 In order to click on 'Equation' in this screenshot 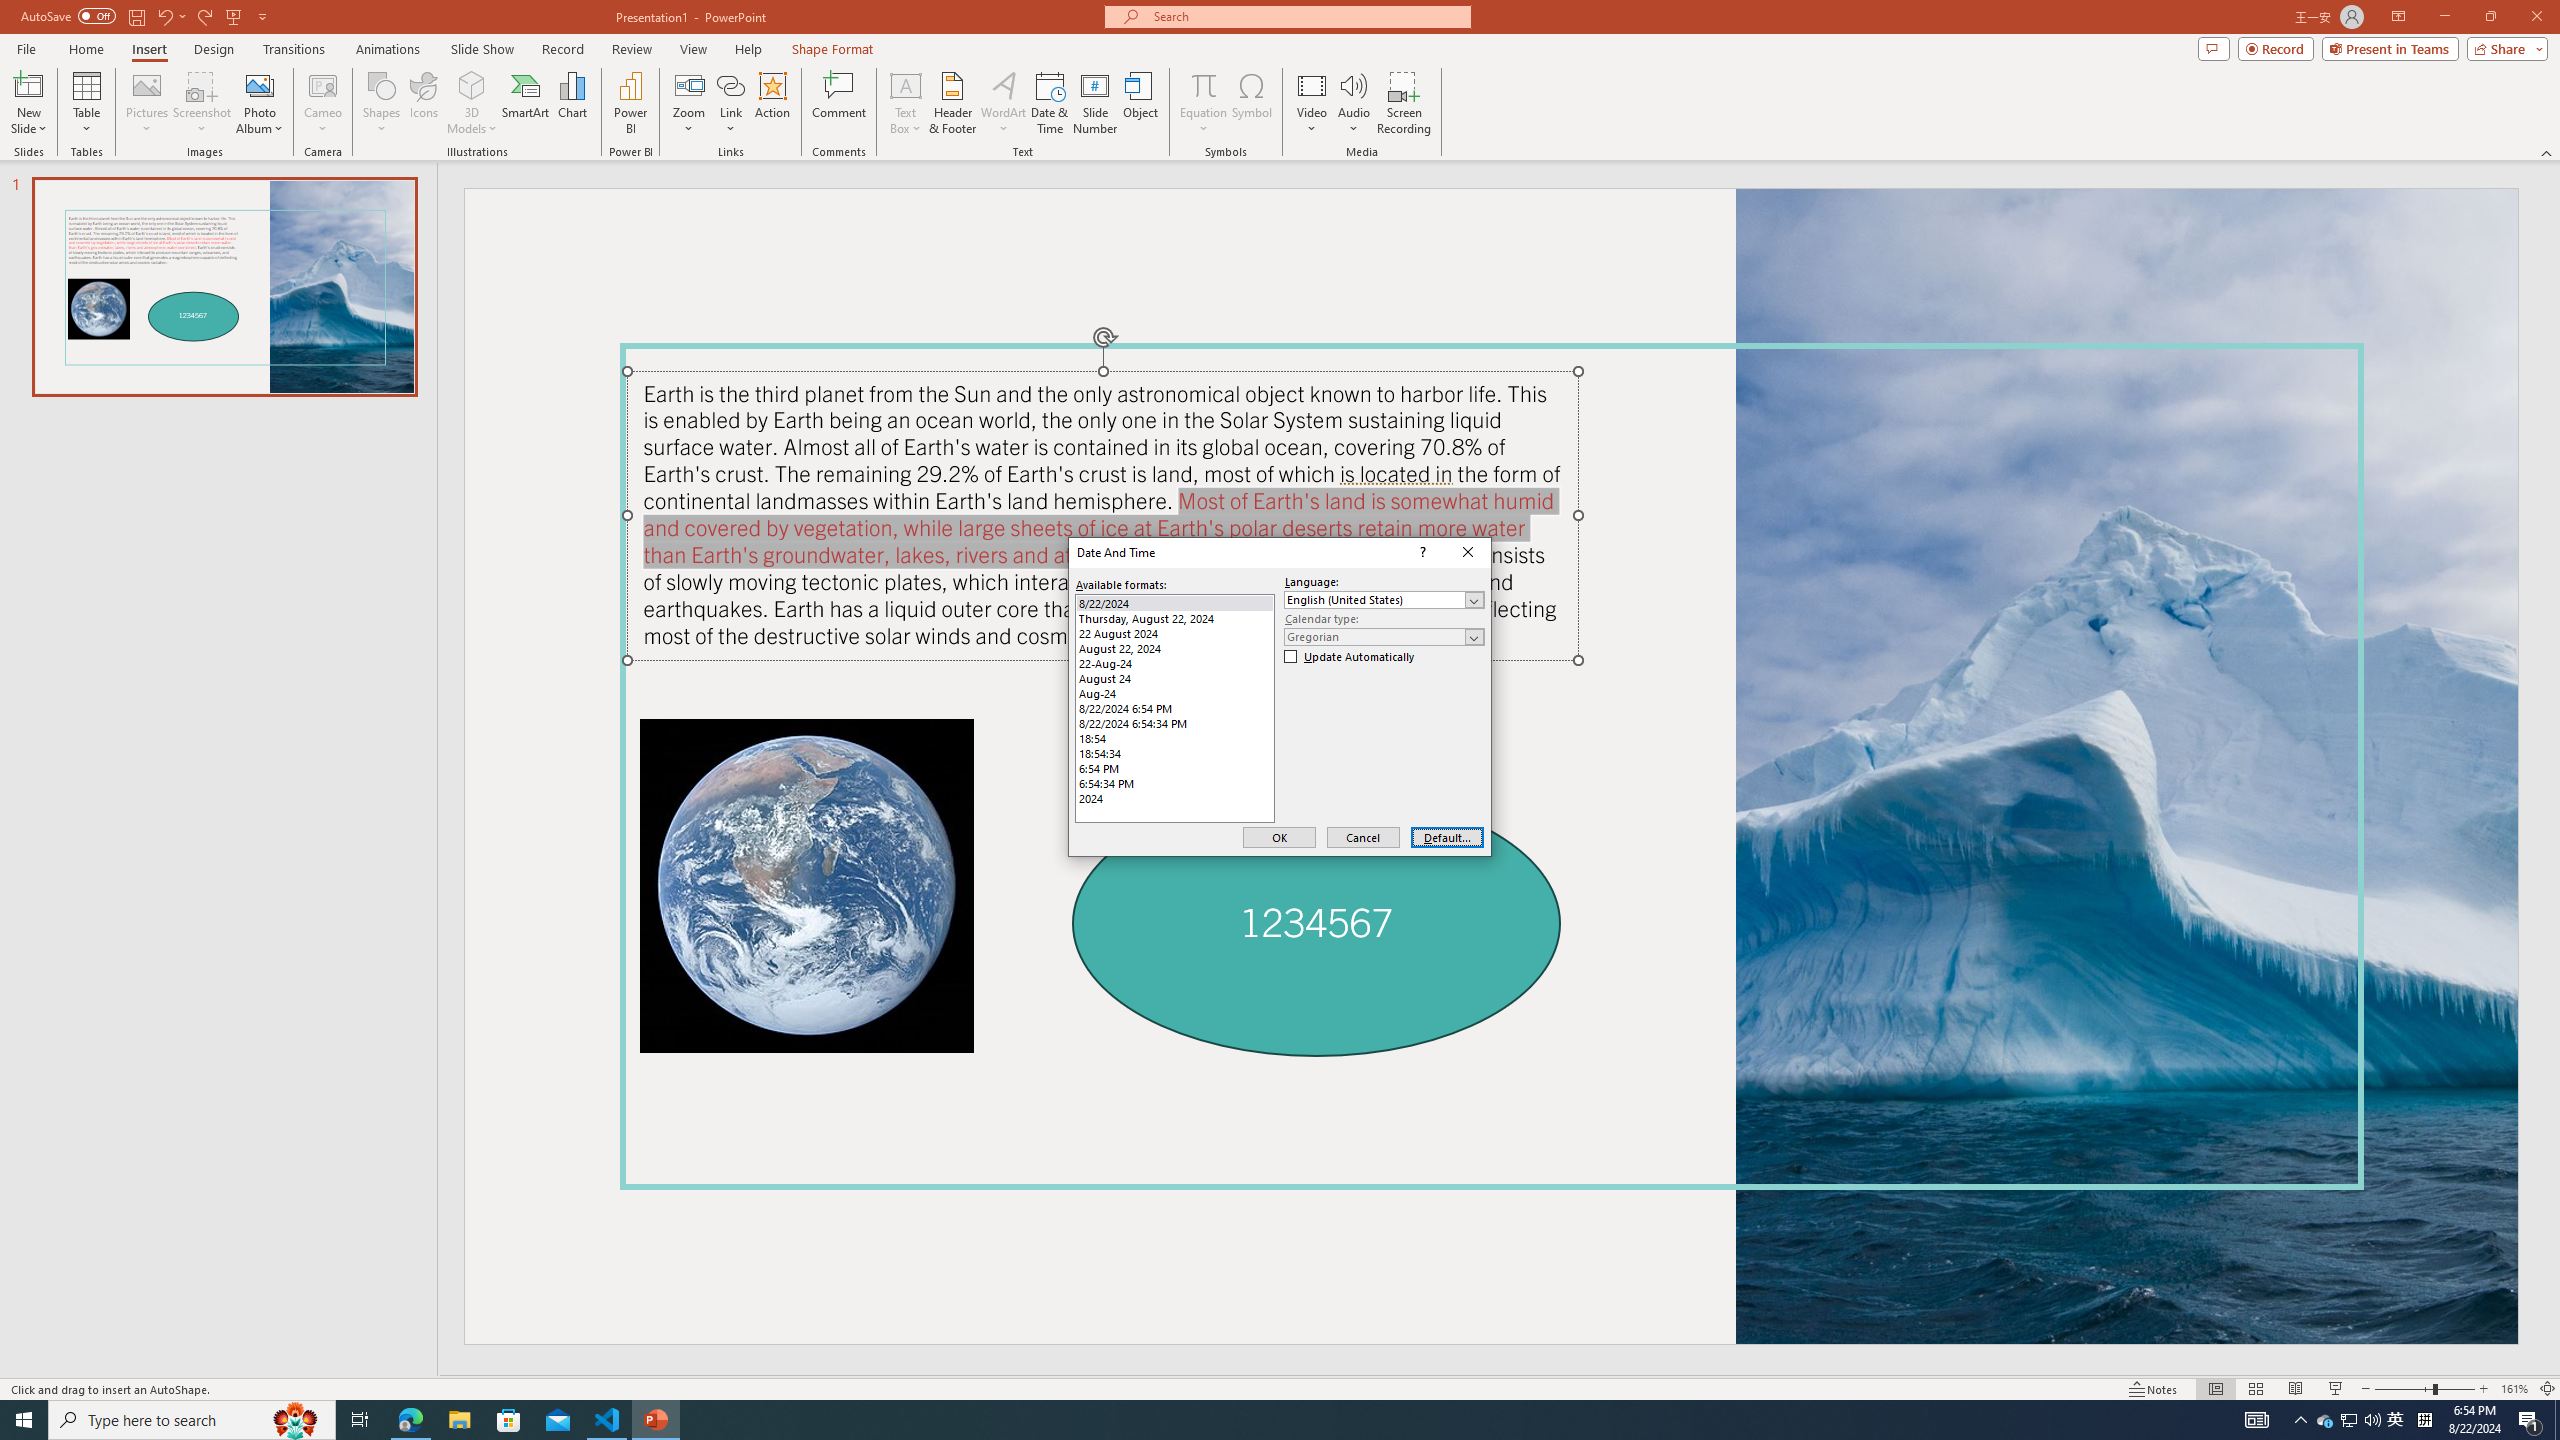, I will do `click(1202, 84)`.